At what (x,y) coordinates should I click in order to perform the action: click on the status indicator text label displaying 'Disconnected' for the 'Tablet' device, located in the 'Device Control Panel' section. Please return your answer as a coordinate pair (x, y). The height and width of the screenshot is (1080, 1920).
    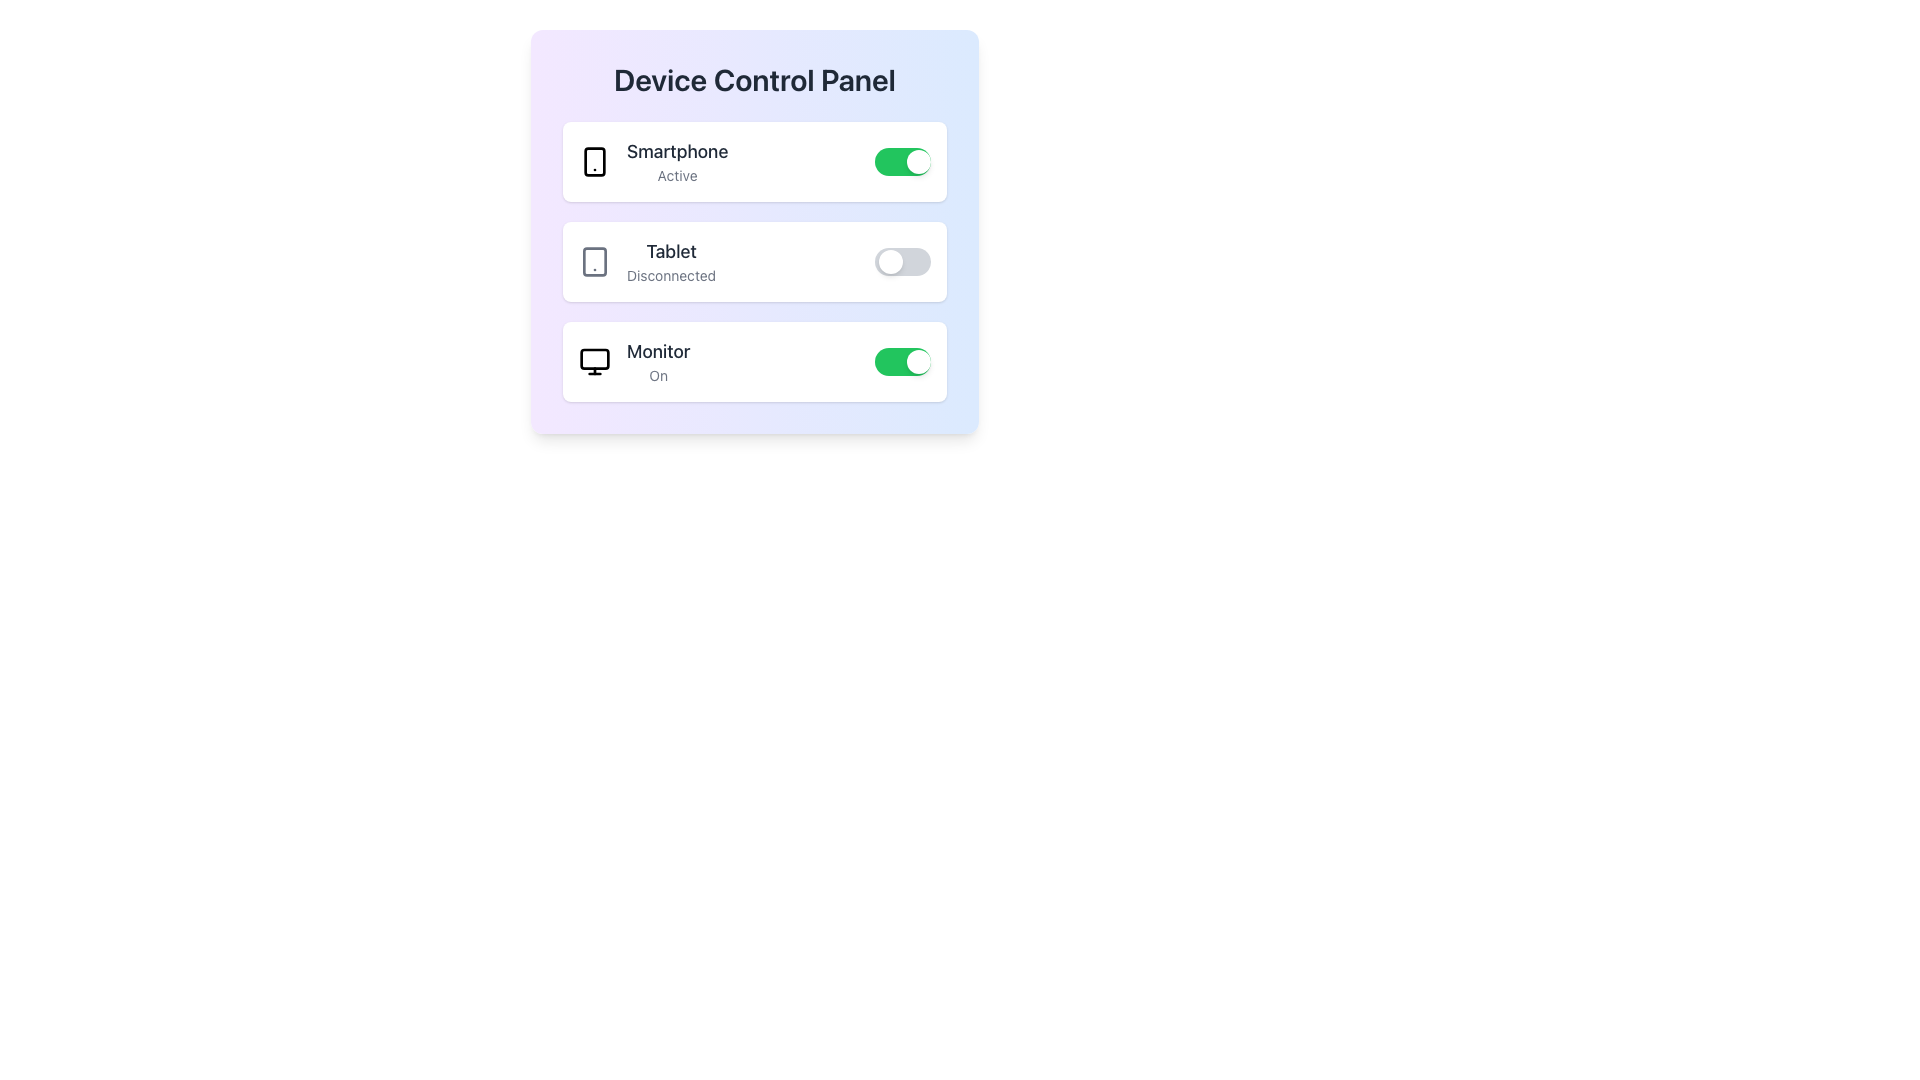
    Looking at the image, I should click on (671, 276).